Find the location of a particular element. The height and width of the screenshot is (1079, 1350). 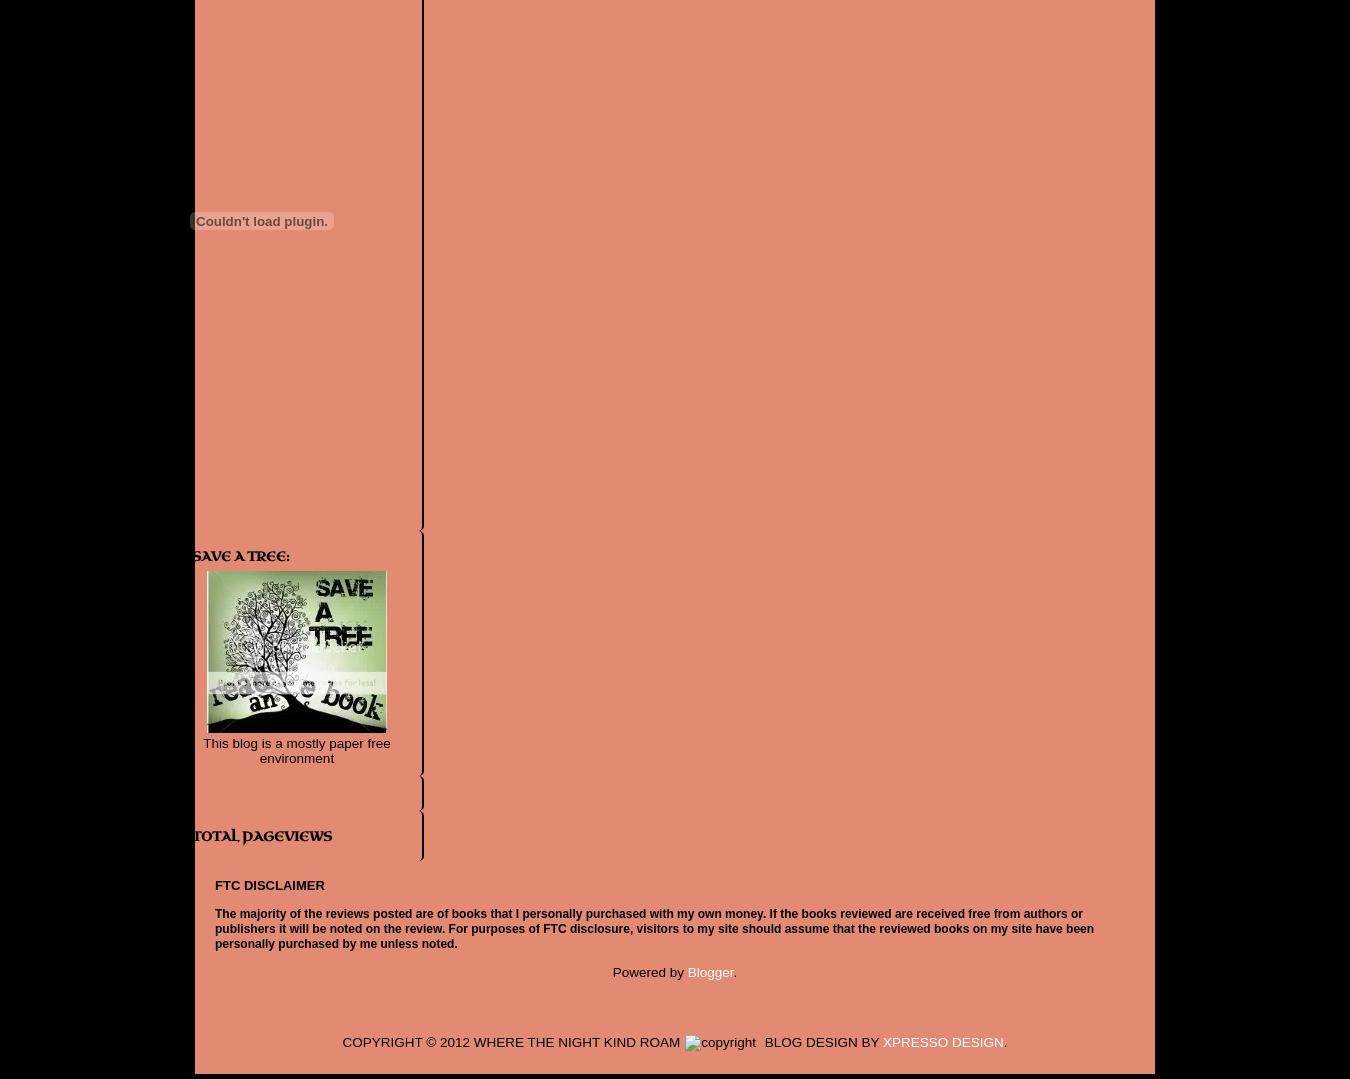

'Save a Tree:' is located at coordinates (239, 554).